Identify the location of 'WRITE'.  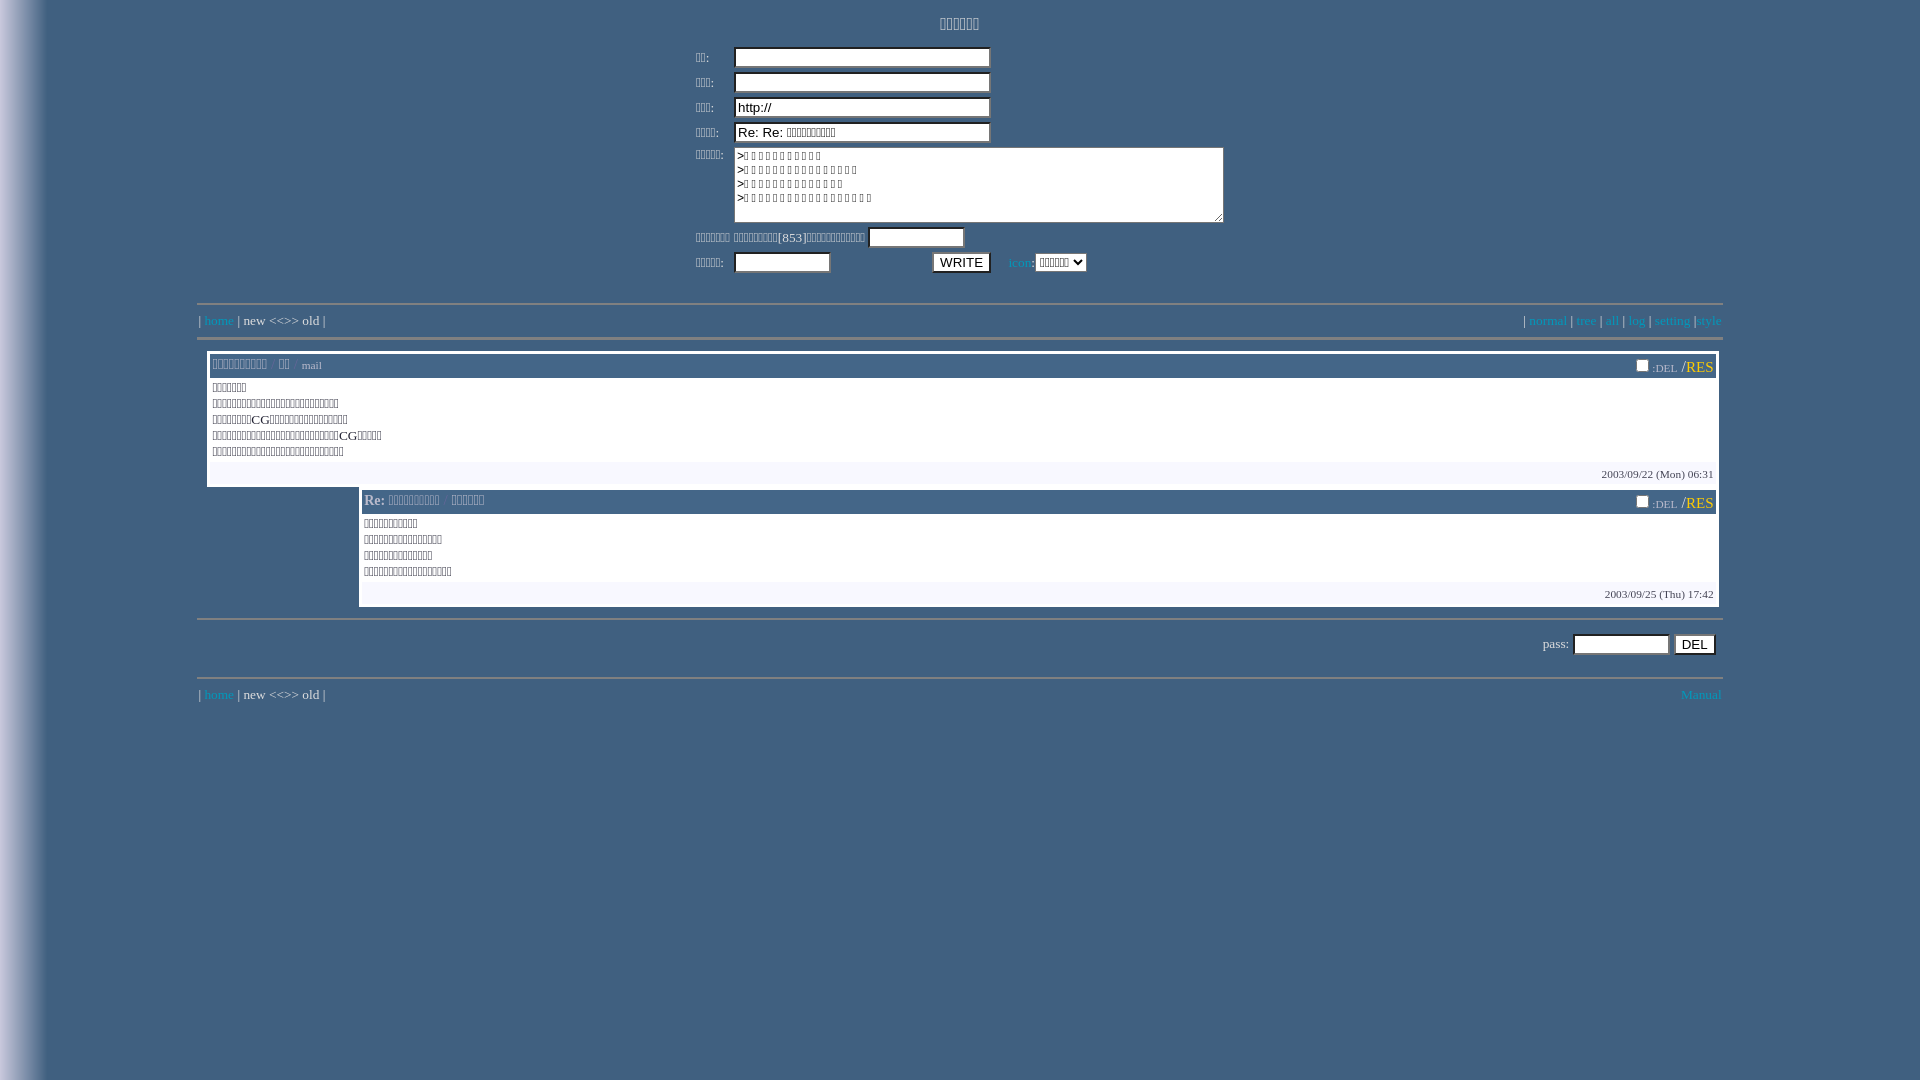
(961, 261).